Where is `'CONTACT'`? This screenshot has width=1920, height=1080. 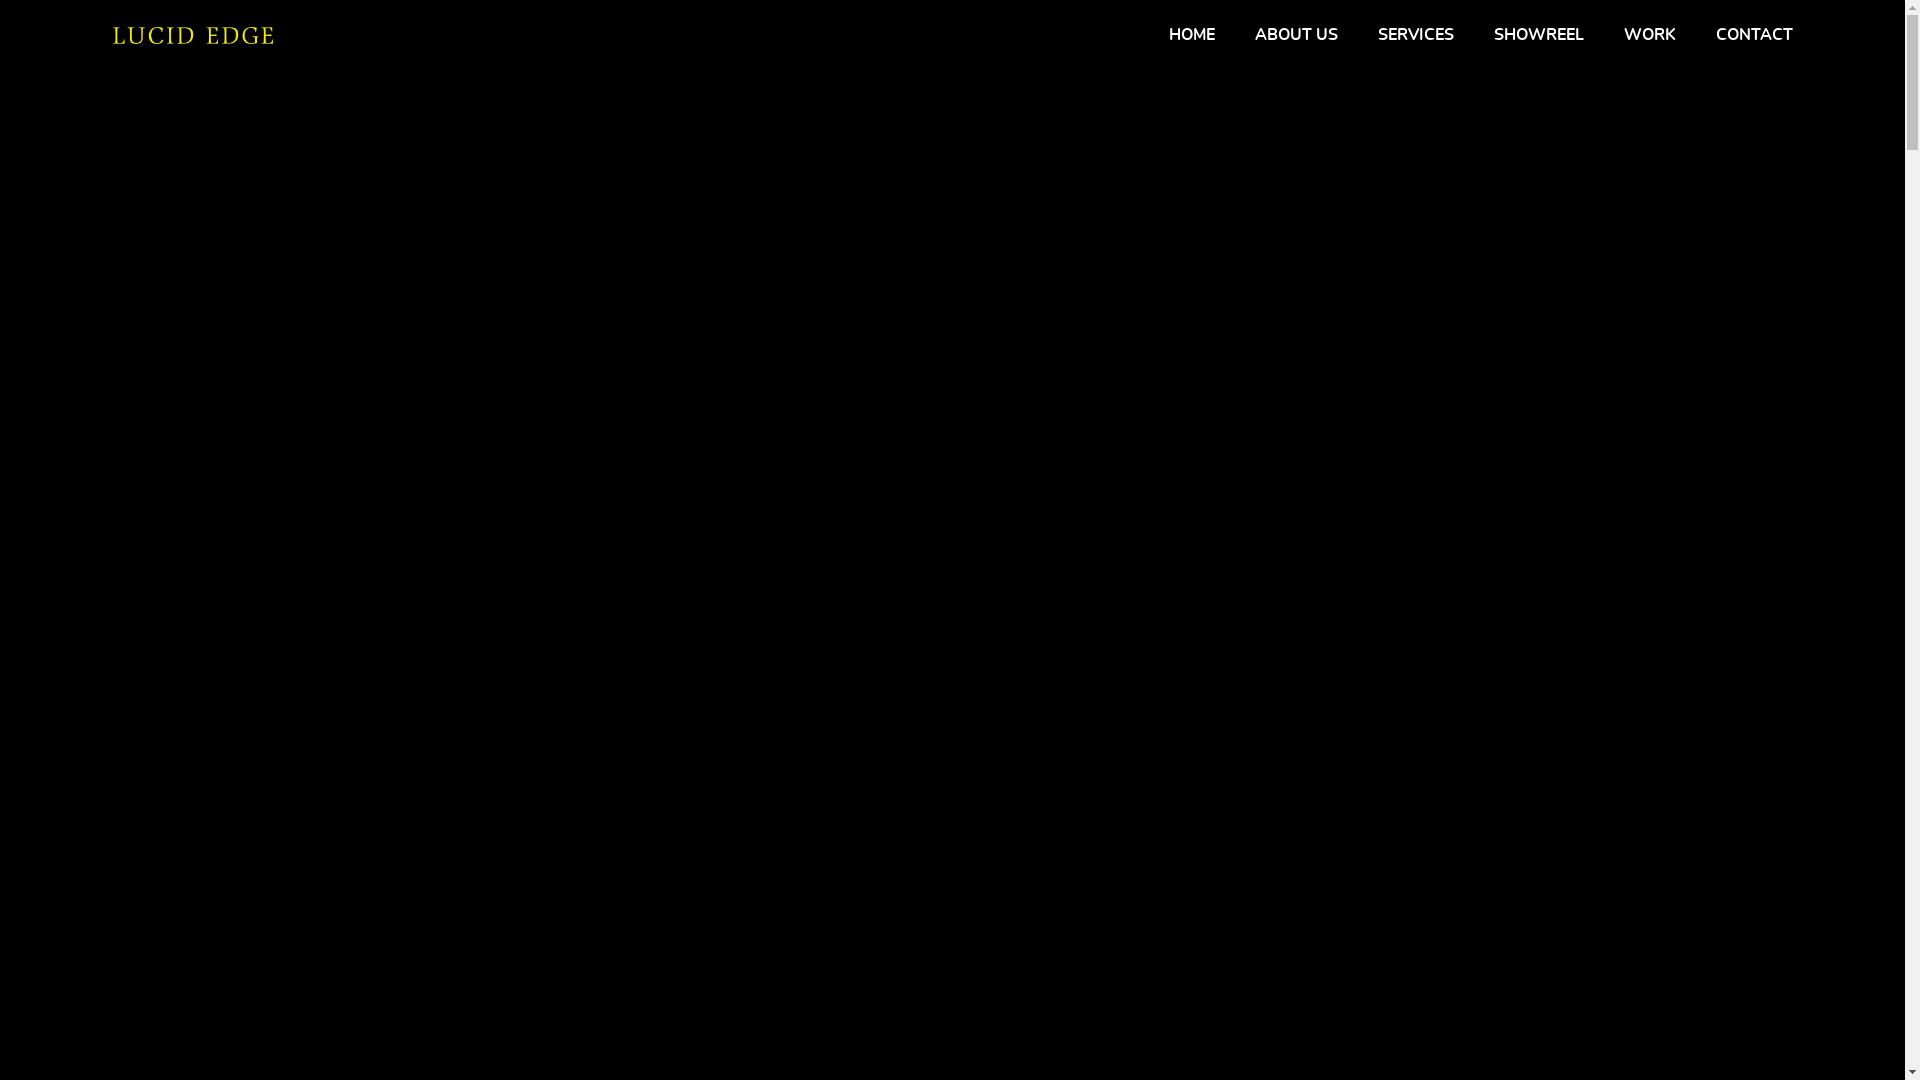
'CONTACT' is located at coordinates (1715, 35).